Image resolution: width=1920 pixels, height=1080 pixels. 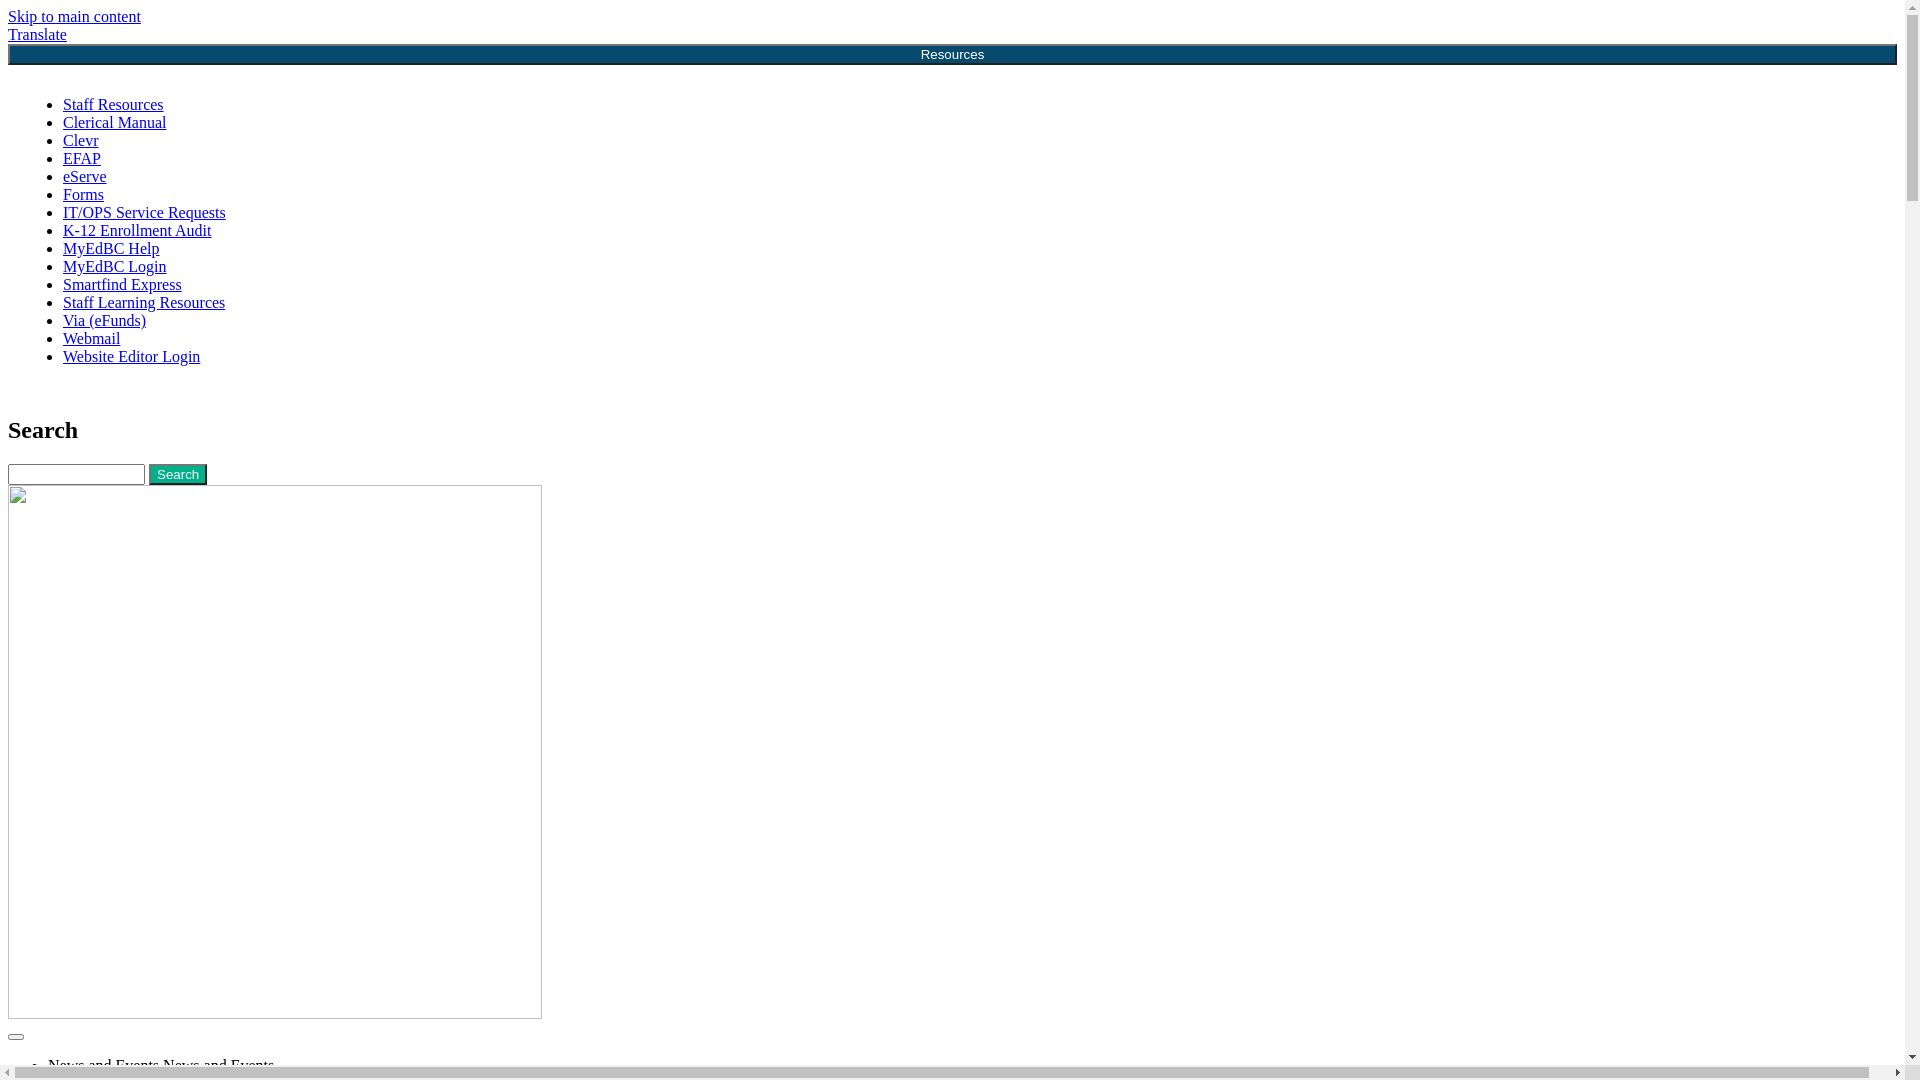 What do you see at coordinates (121, 284) in the screenshot?
I see `'Smartfind Express'` at bounding box center [121, 284].